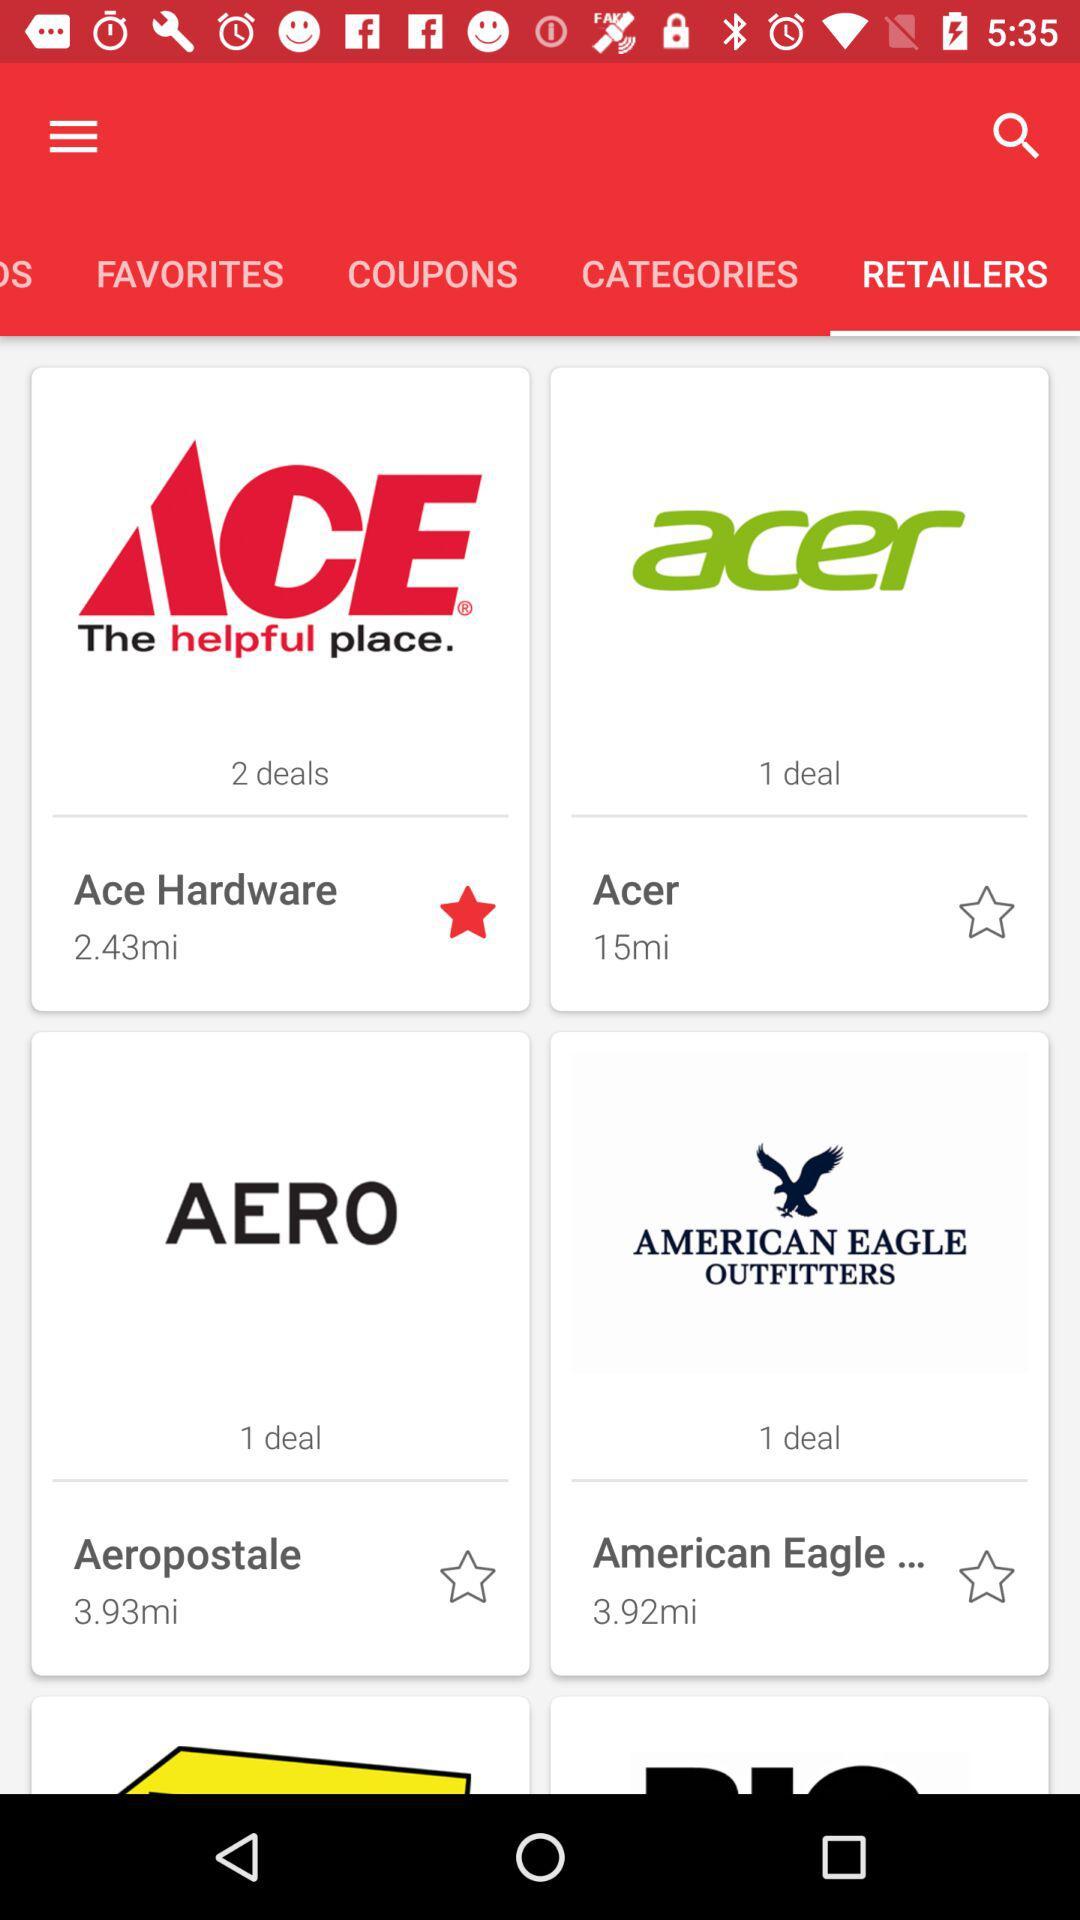  Describe the element at coordinates (471, 916) in the screenshot. I see `favorite` at that location.